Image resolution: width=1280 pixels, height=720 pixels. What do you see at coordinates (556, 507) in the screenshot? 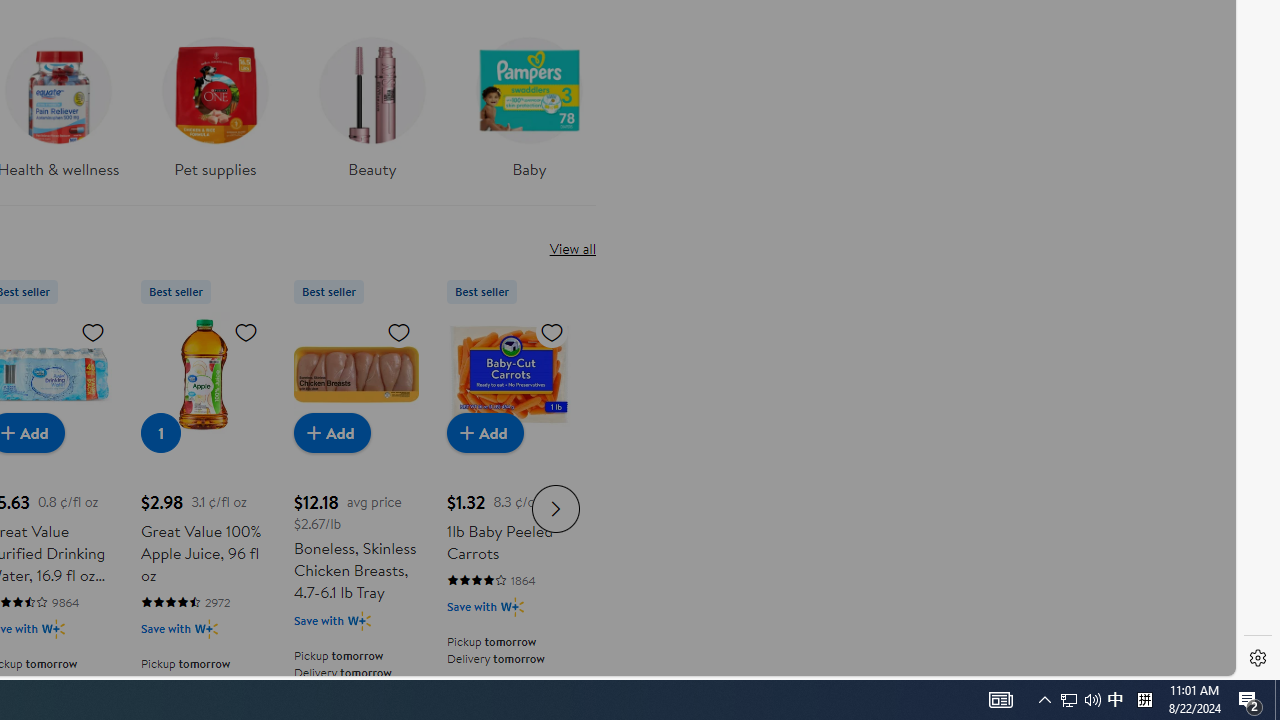
I see `'Next slide for Product Carousel list'` at bounding box center [556, 507].